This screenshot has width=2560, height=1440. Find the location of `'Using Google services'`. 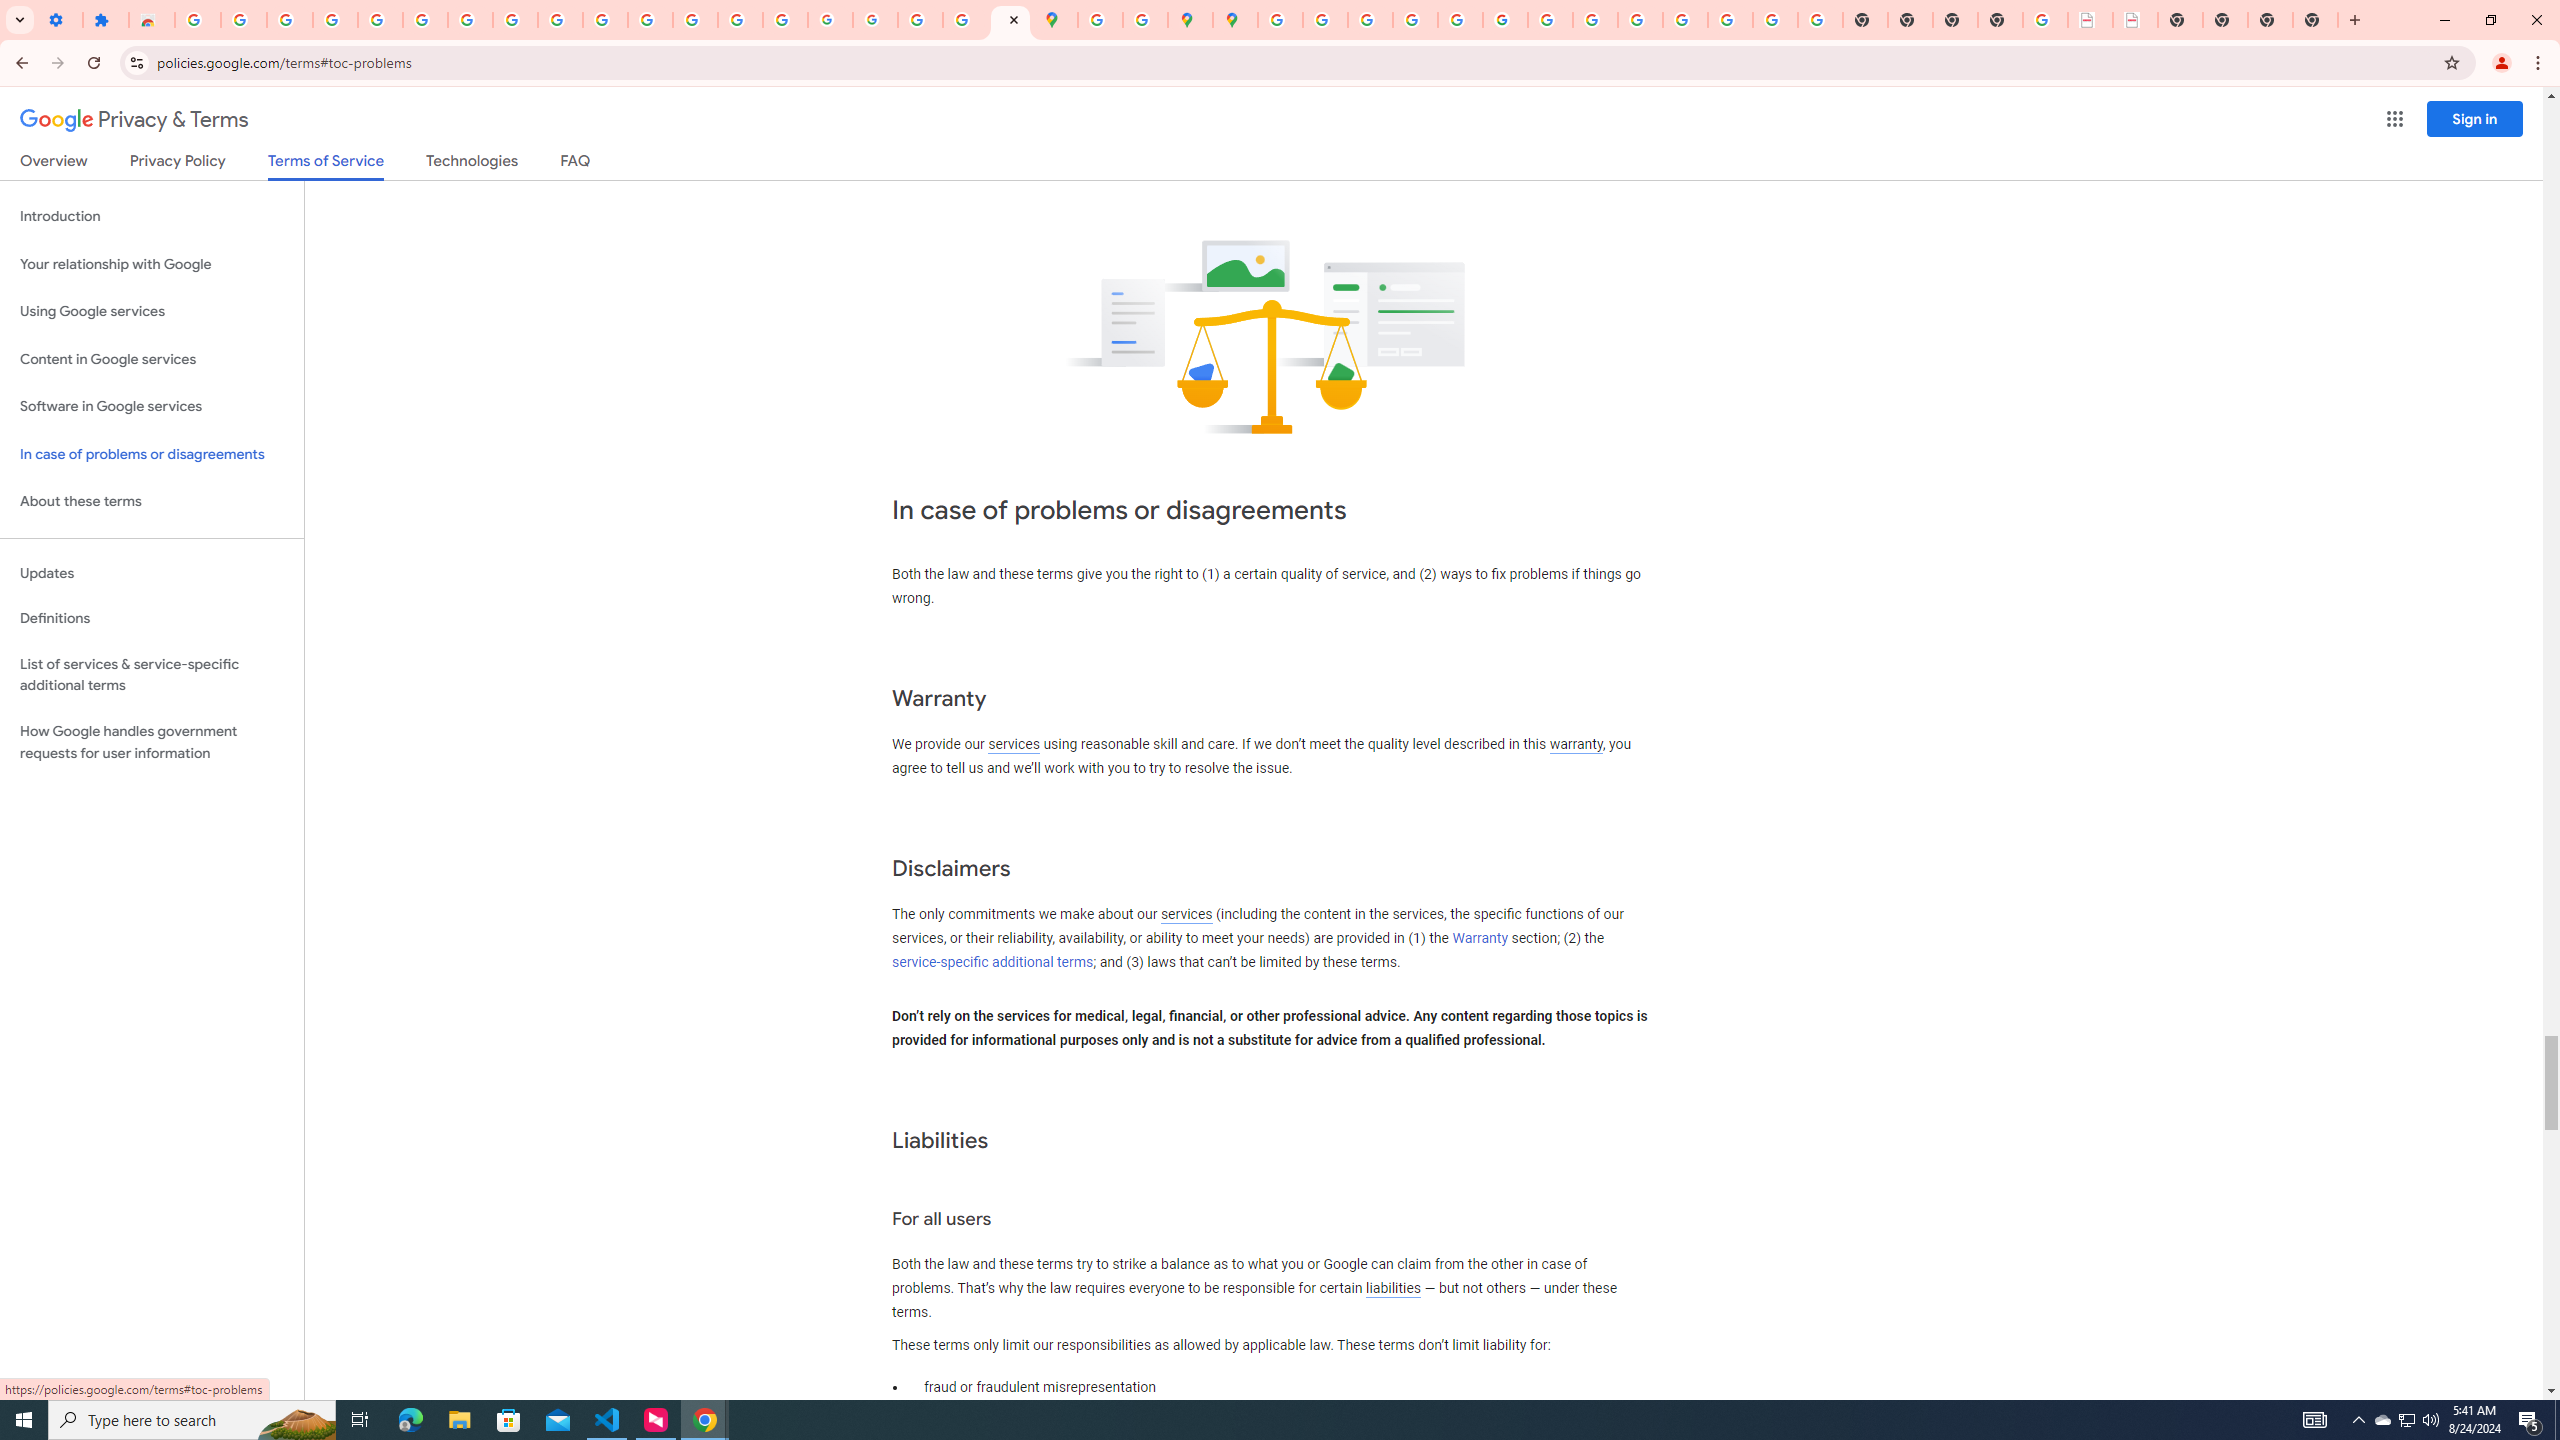

'Using Google services' is located at coordinates (151, 310).